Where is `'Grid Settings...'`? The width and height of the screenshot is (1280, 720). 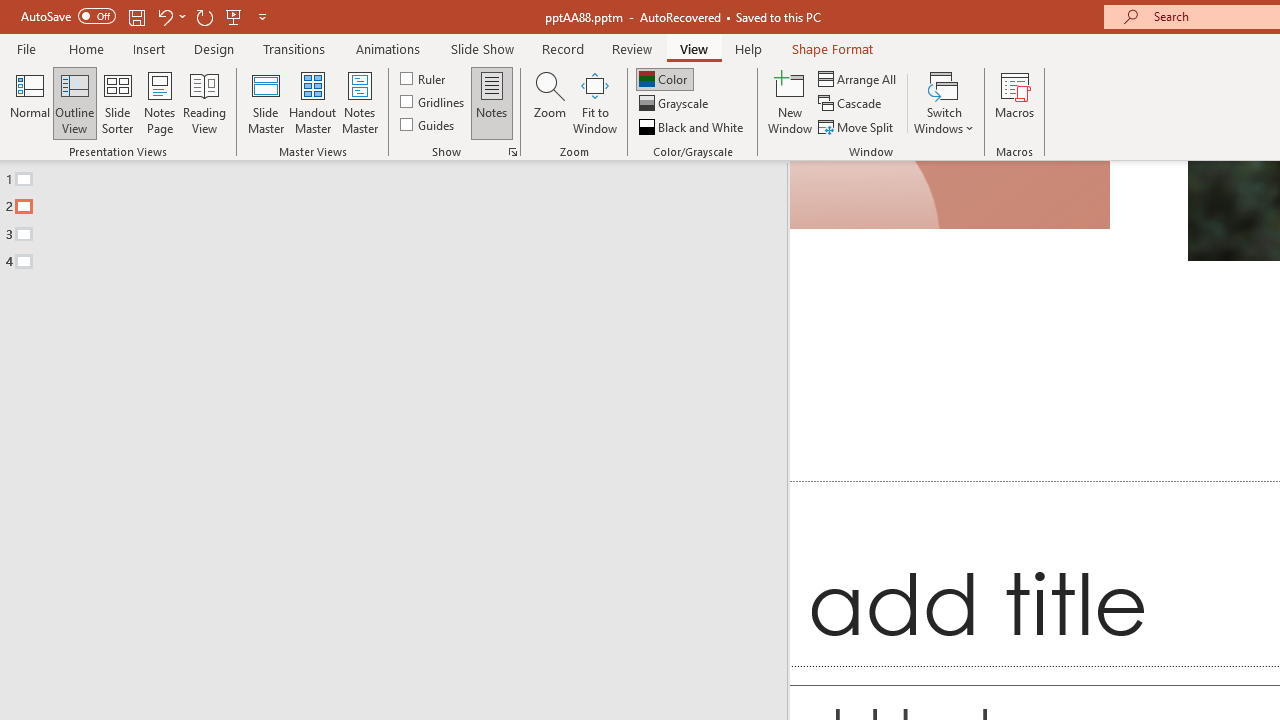 'Grid Settings...' is located at coordinates (513, 150).